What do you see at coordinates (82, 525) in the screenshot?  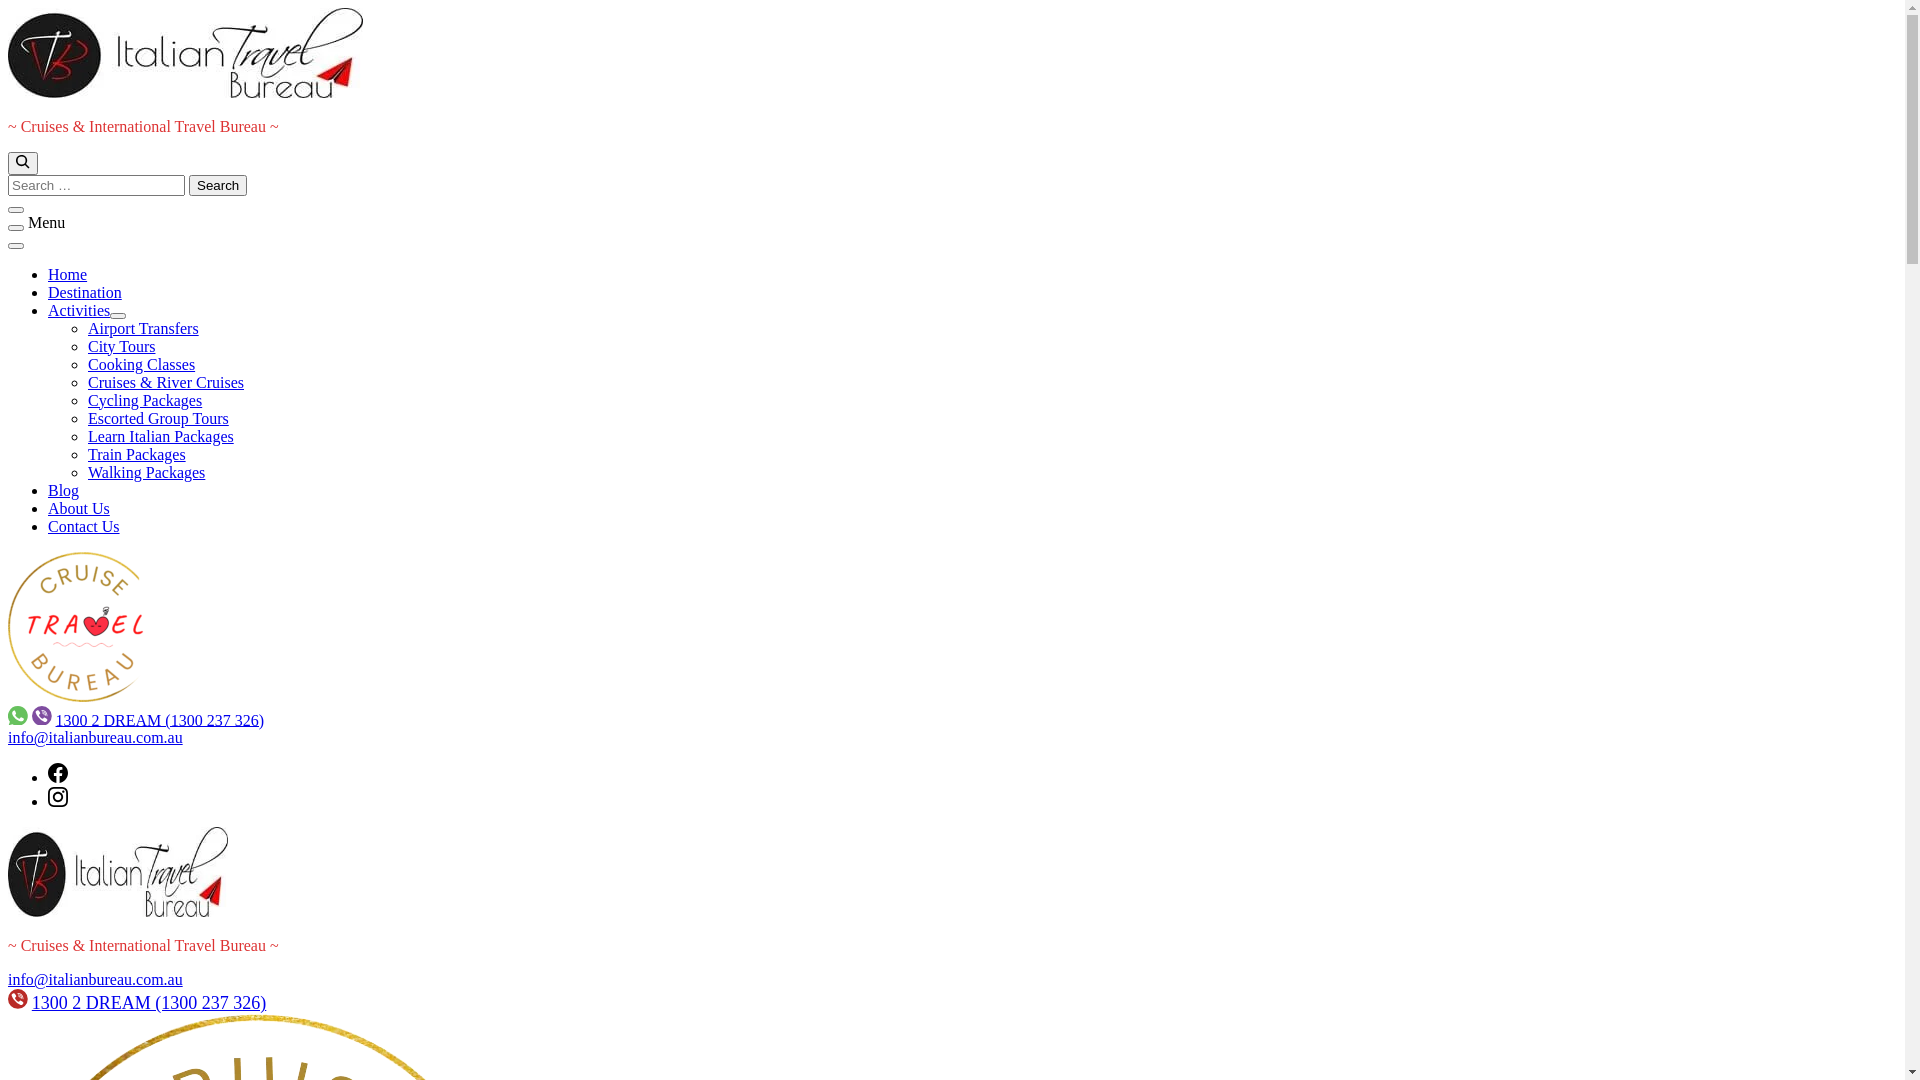 I see `'Contact Us'` at bounding box center [82, 525].